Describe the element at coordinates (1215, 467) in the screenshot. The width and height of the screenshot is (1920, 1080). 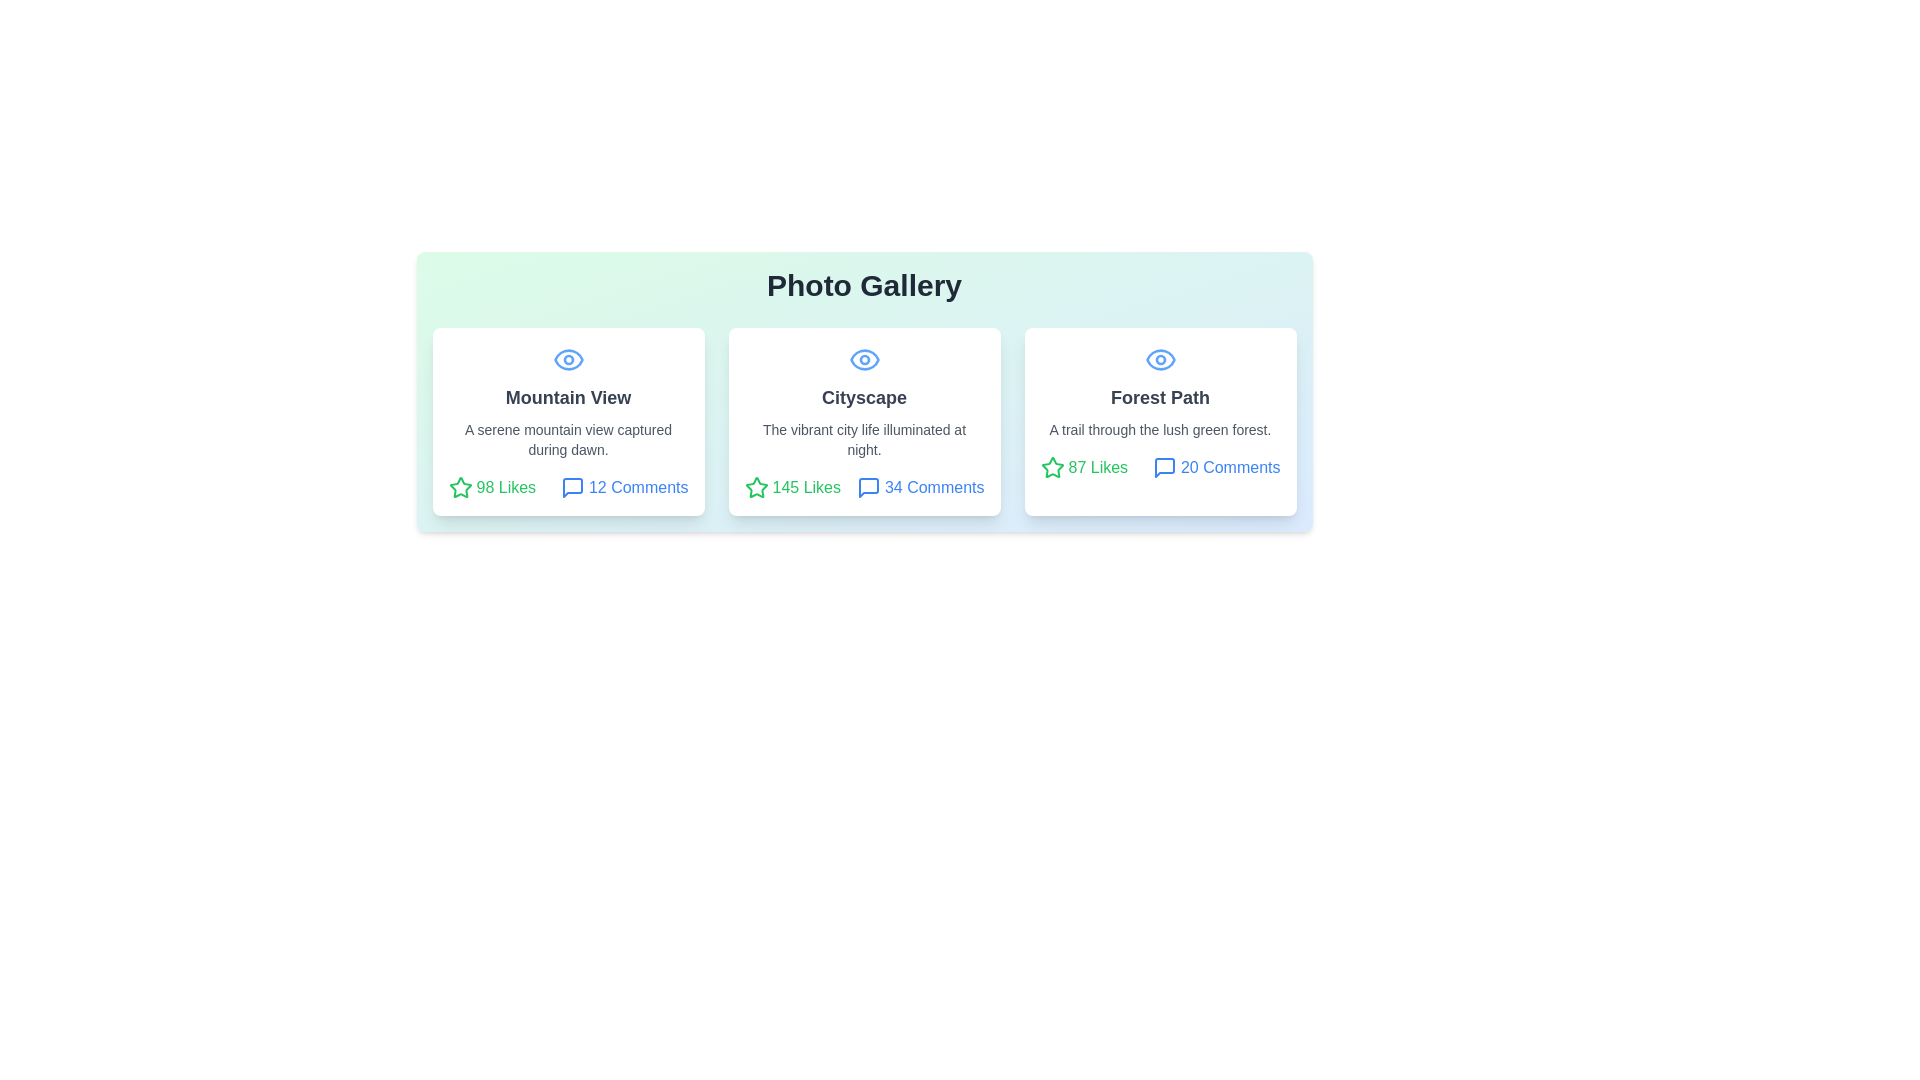
I see `the comments count for the photo titled Forest Path` at that location.